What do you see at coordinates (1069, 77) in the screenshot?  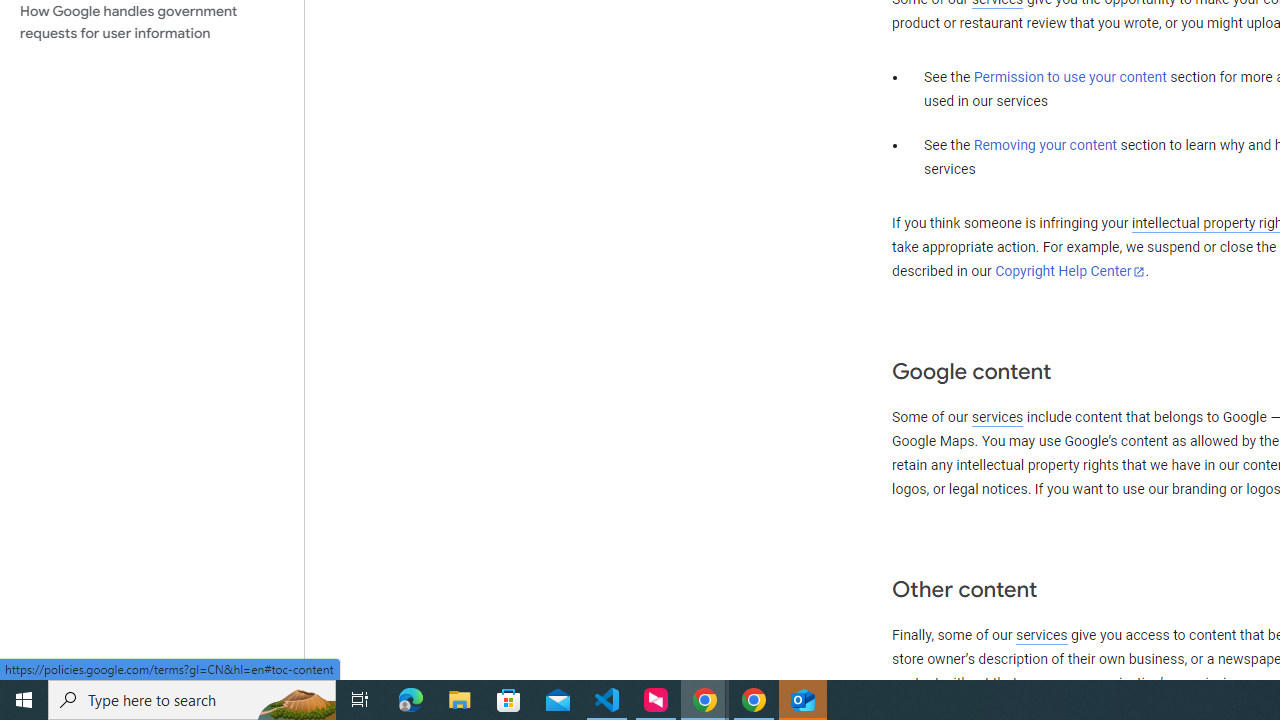 I see `'Permission to use your content'` at bounding box center [1069, 77].